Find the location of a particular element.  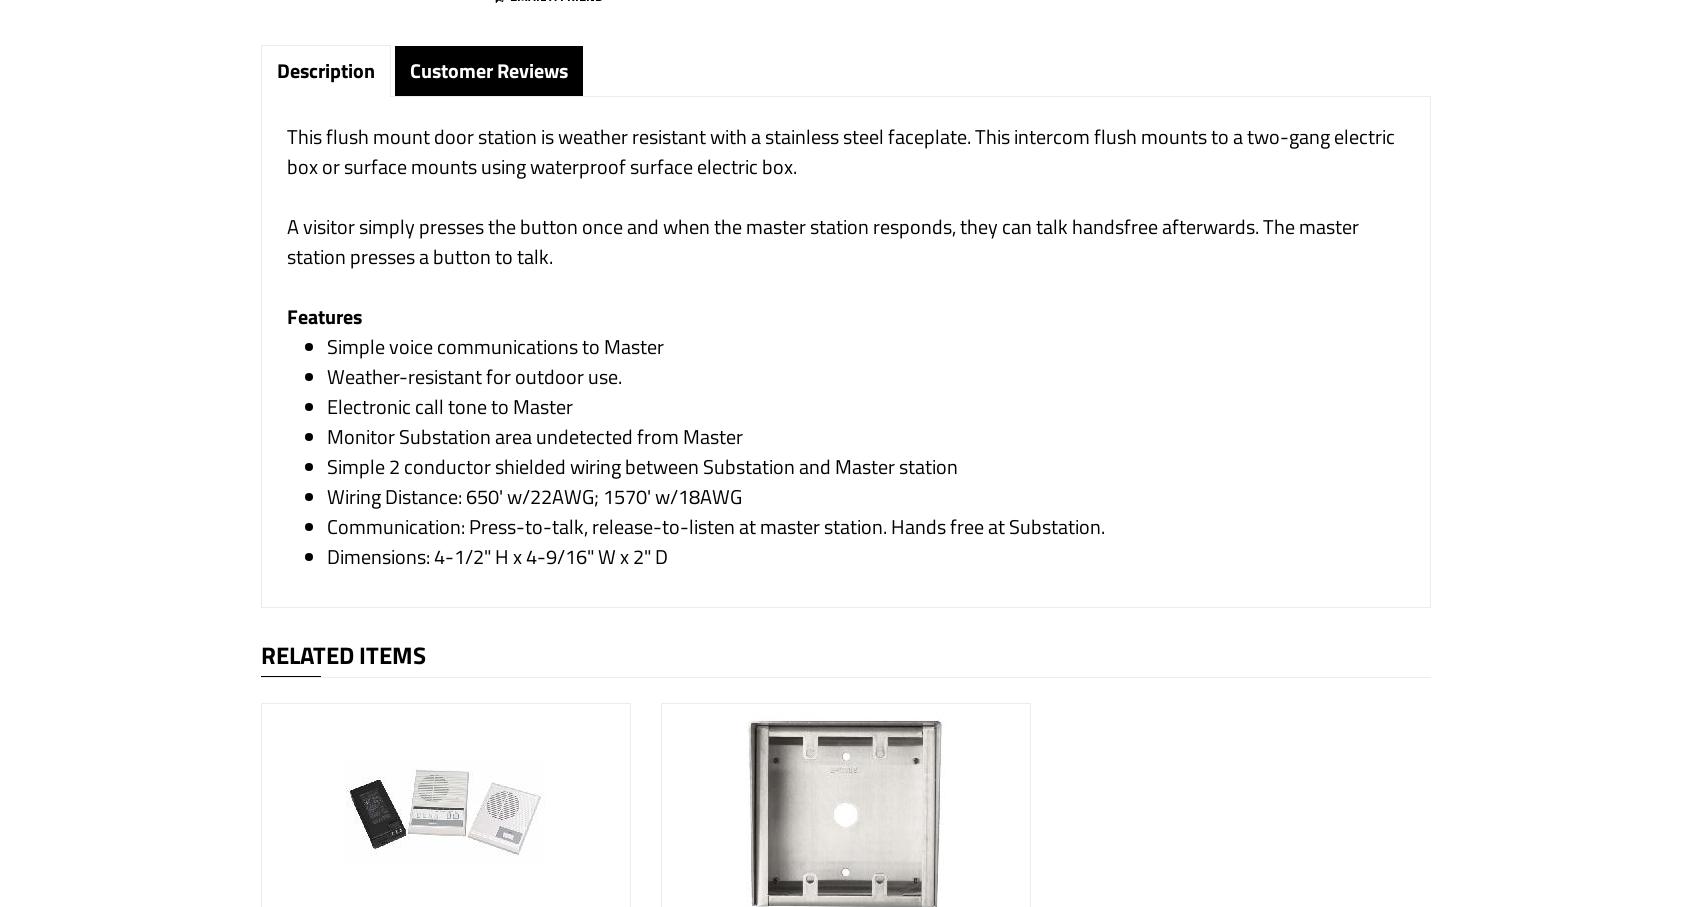

'Description' is located at coordinates (325, 70).